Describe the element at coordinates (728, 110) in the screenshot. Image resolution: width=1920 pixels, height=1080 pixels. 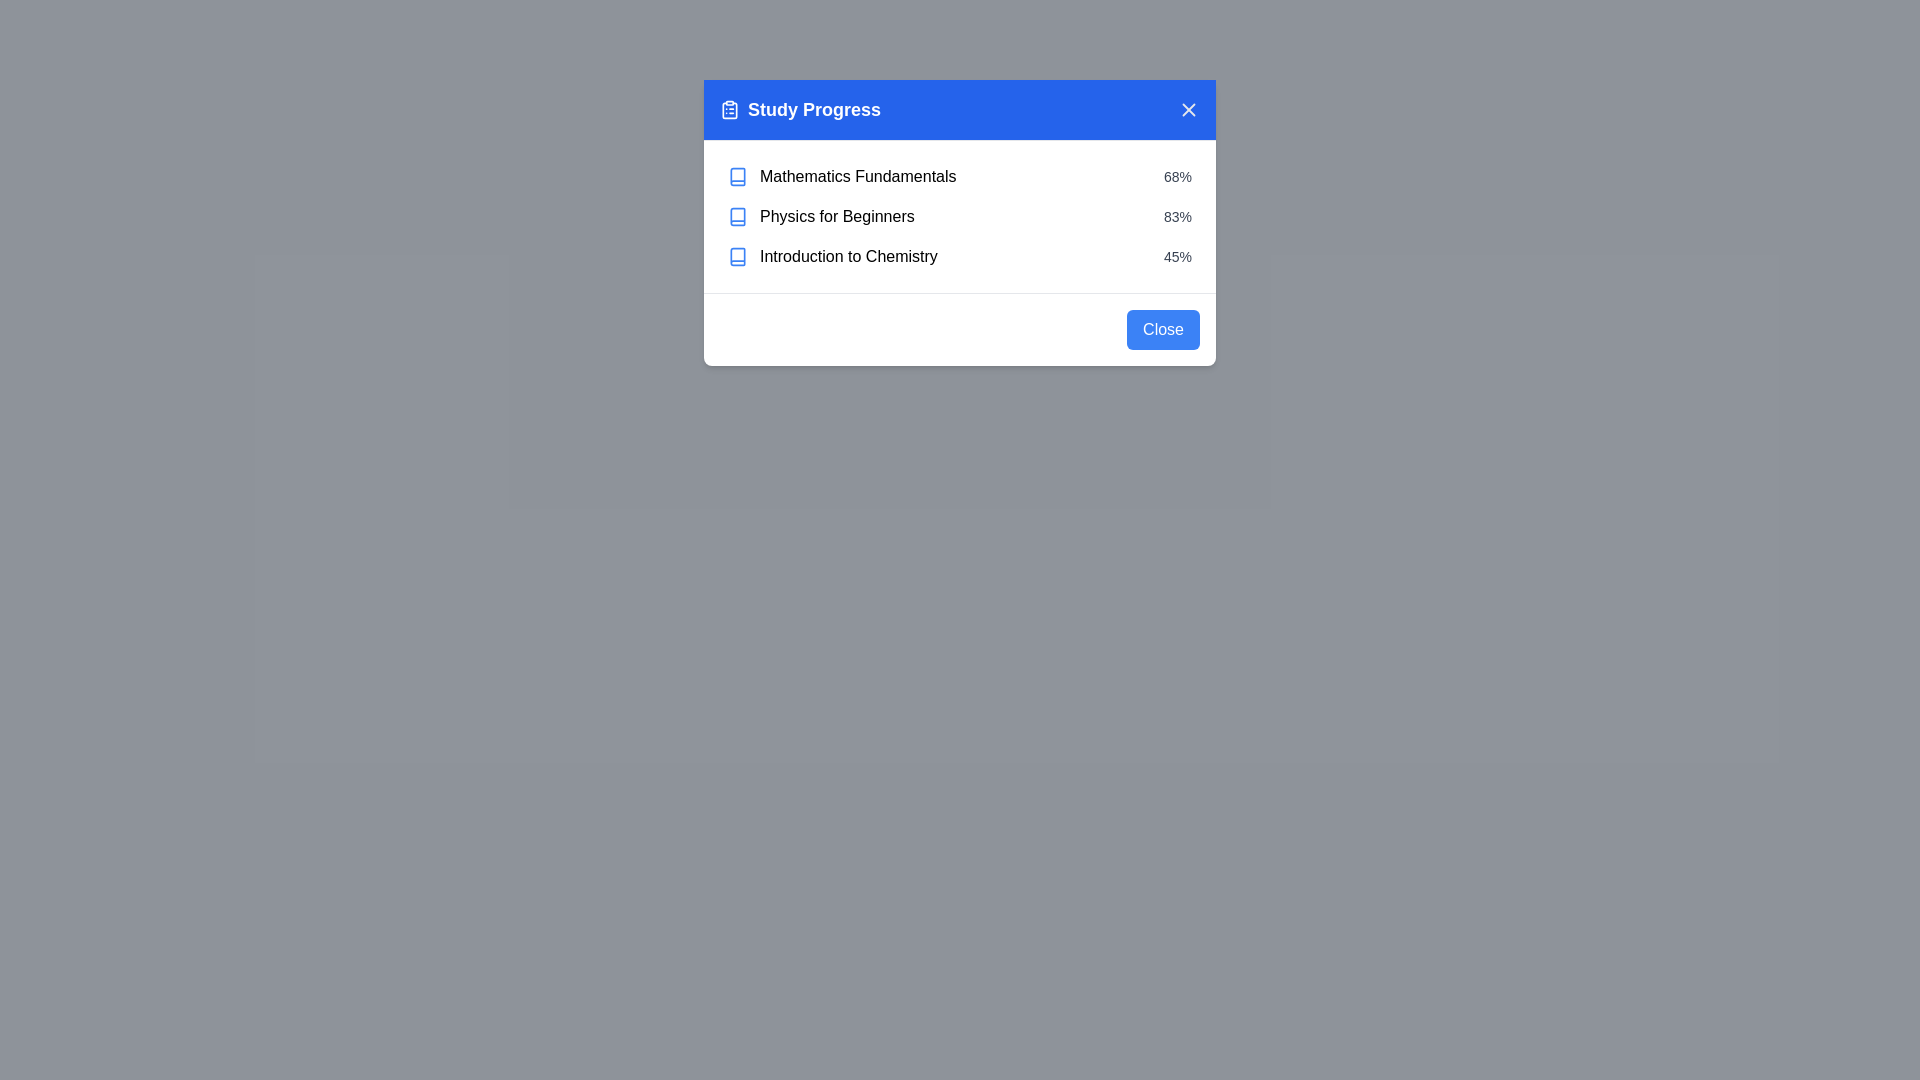
I see `the decorative icon located in the top-left portion of the modal dialog, which enhances the visual presentation of the 'Study Progress' title` at that location.